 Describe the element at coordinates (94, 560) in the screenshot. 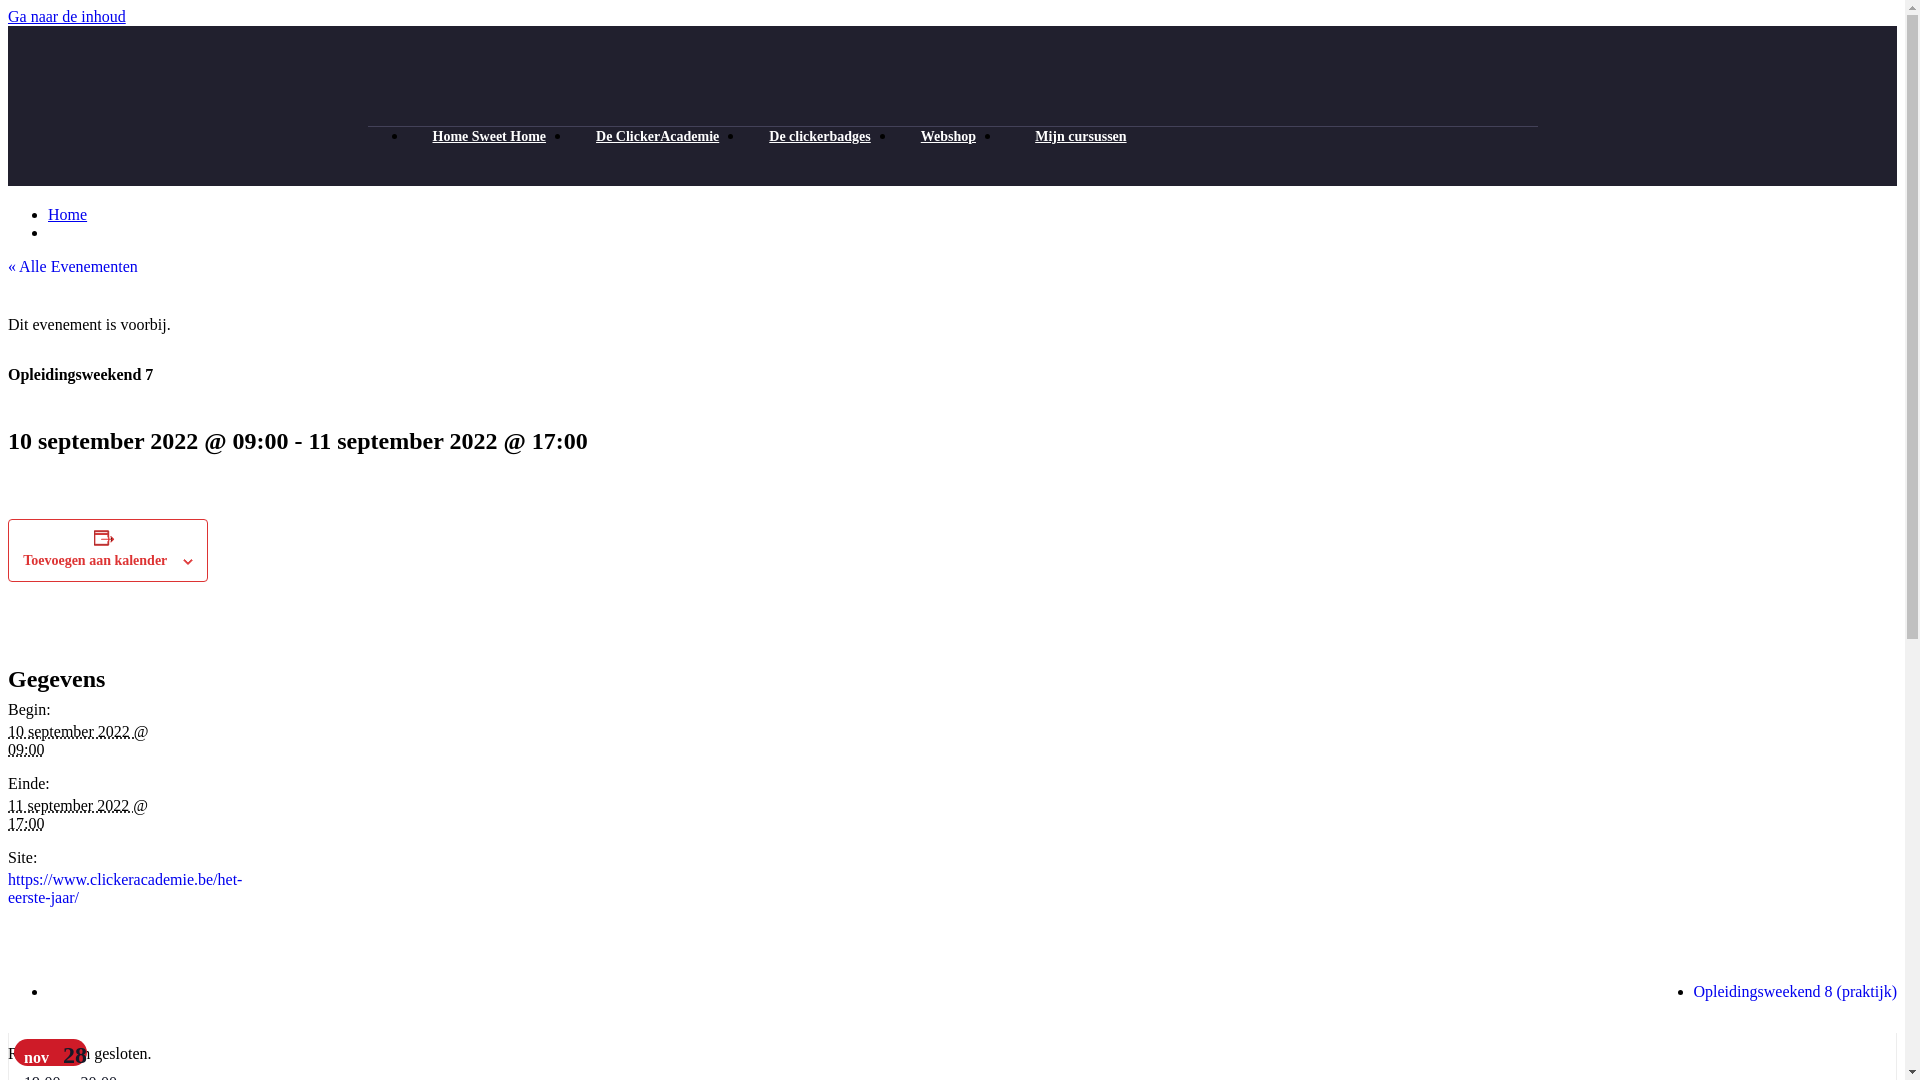

I see `'Toevoegen aan kalender'` at that location.